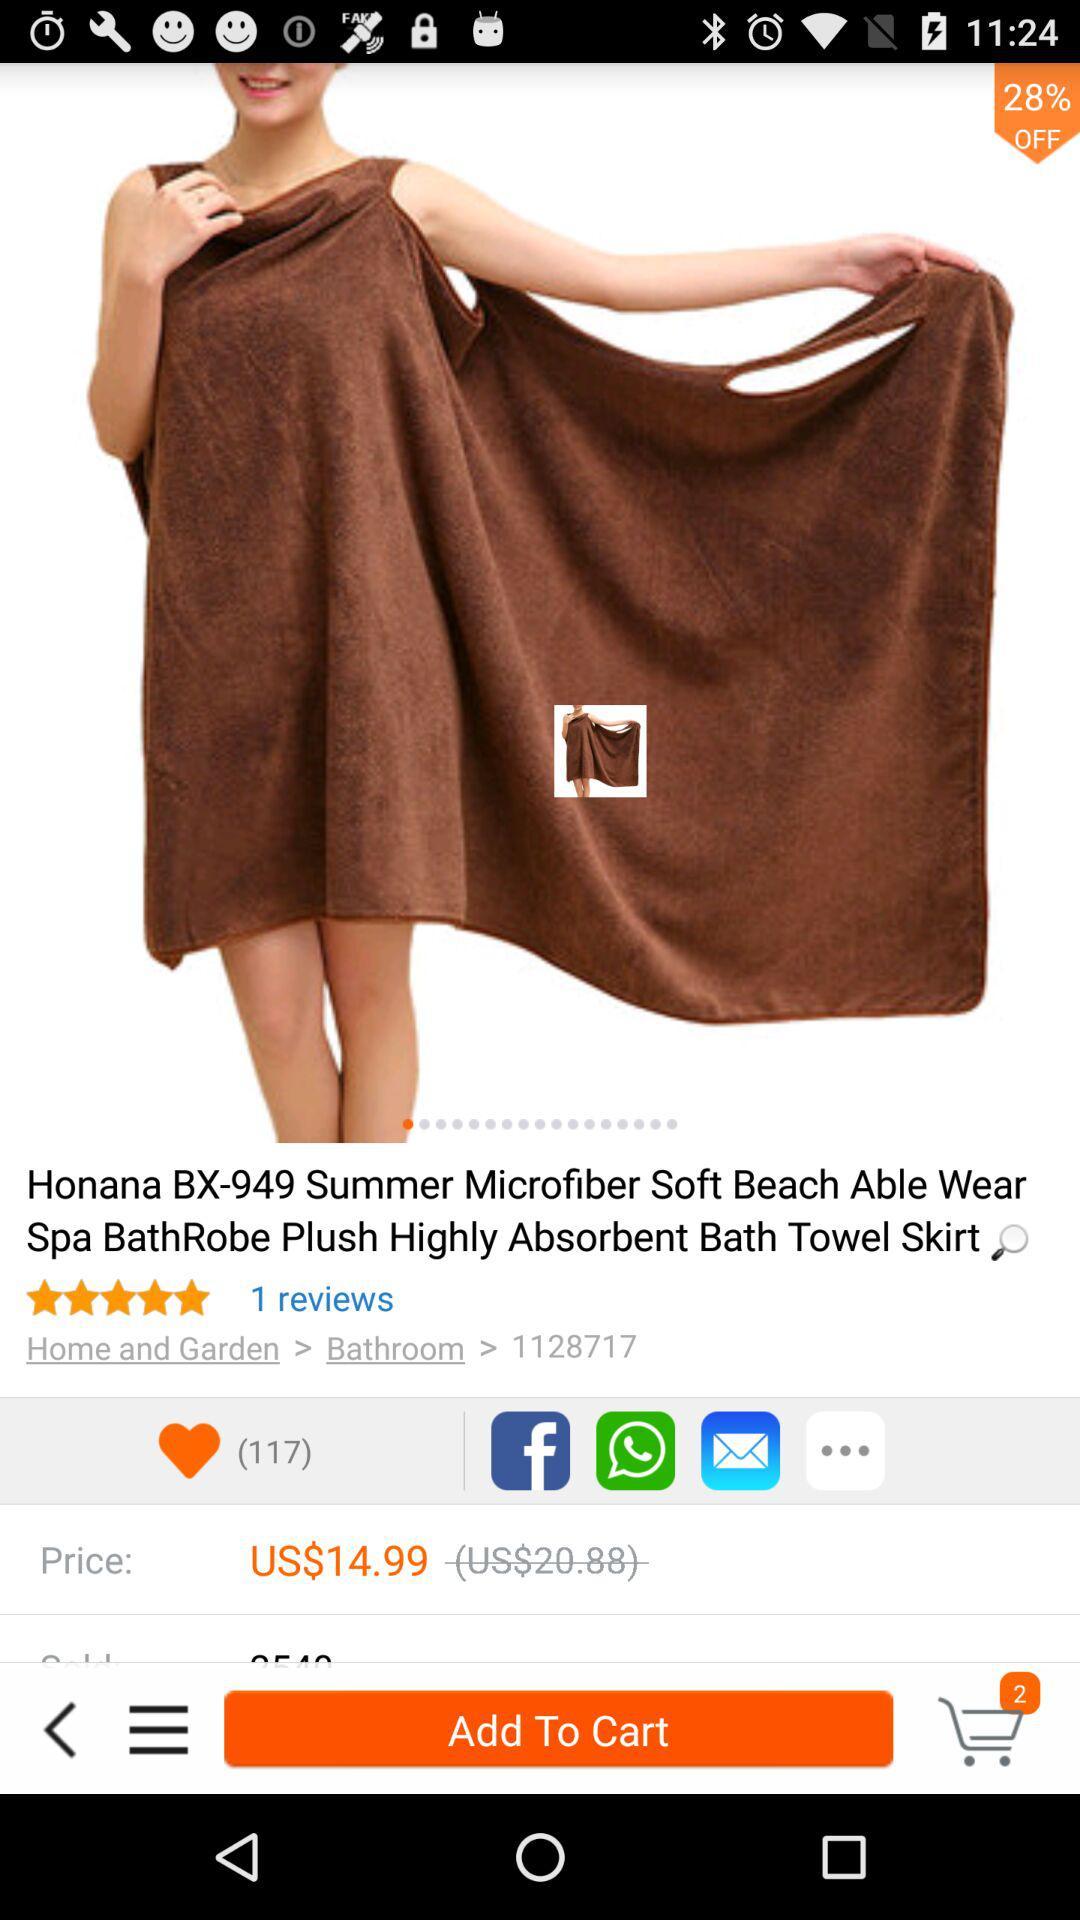 Image resolution: width=1080 pixels, height=1920 pixels. I want to click on zoom image, so click(522, 1124).